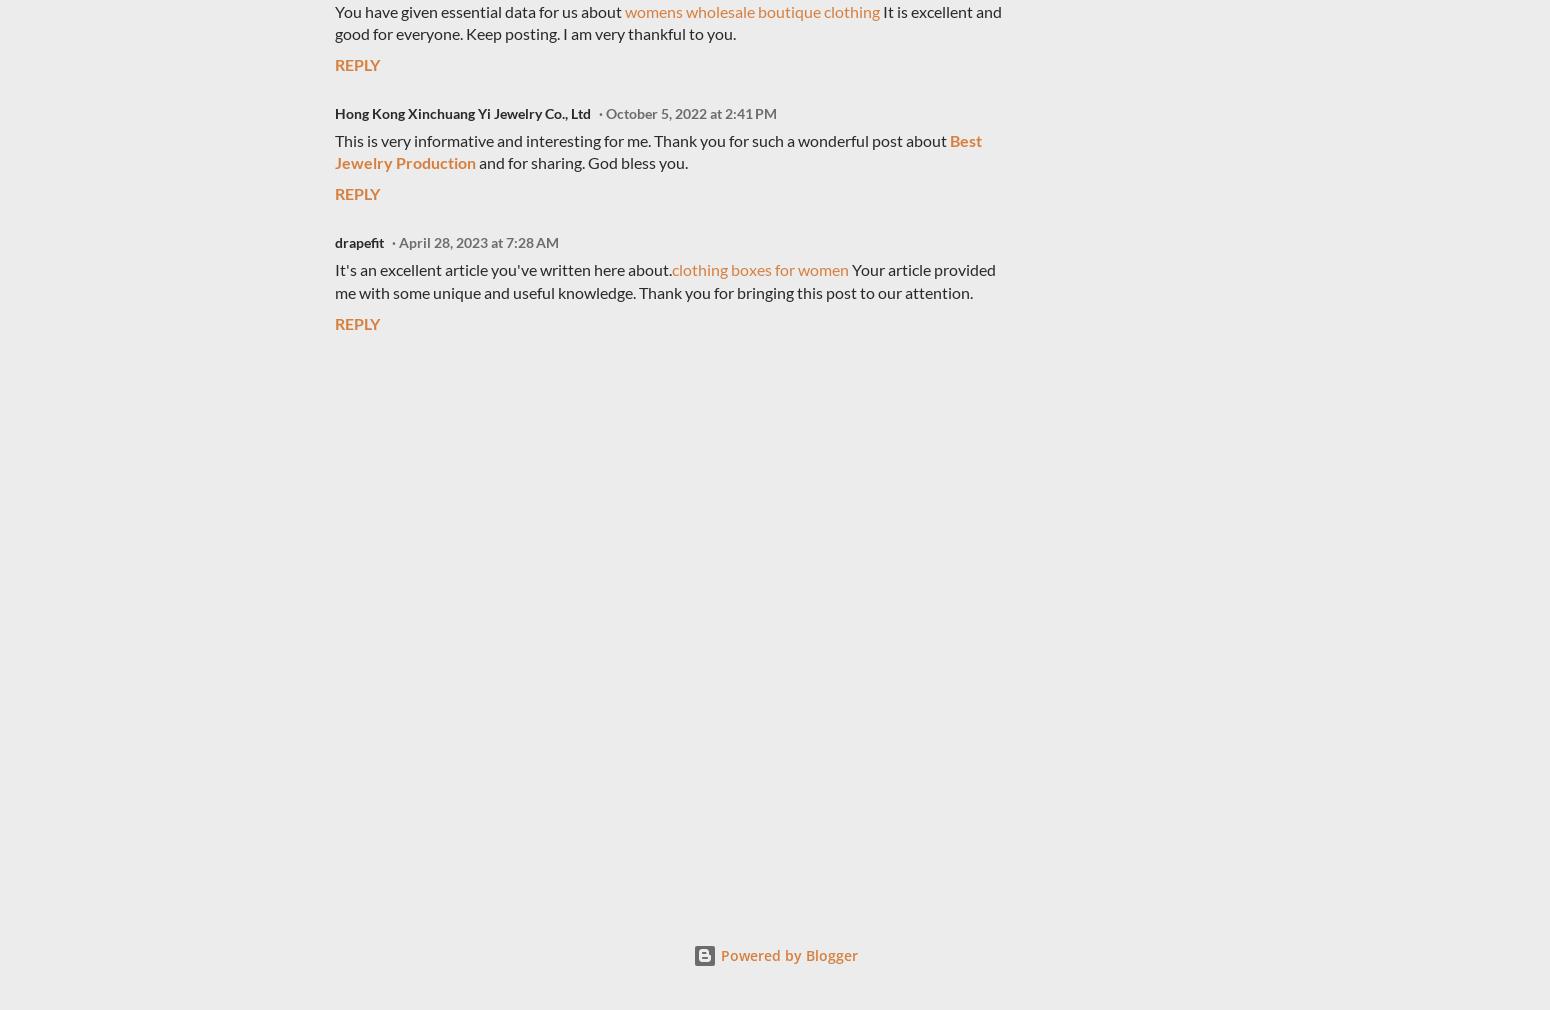 This screenshot has width=1550, height=1010. What do you see at coordinates (690, 111) in the screenshot?
I see `'October 5, 2022 at 2:41 PM'` at bounding box center [690, 111].